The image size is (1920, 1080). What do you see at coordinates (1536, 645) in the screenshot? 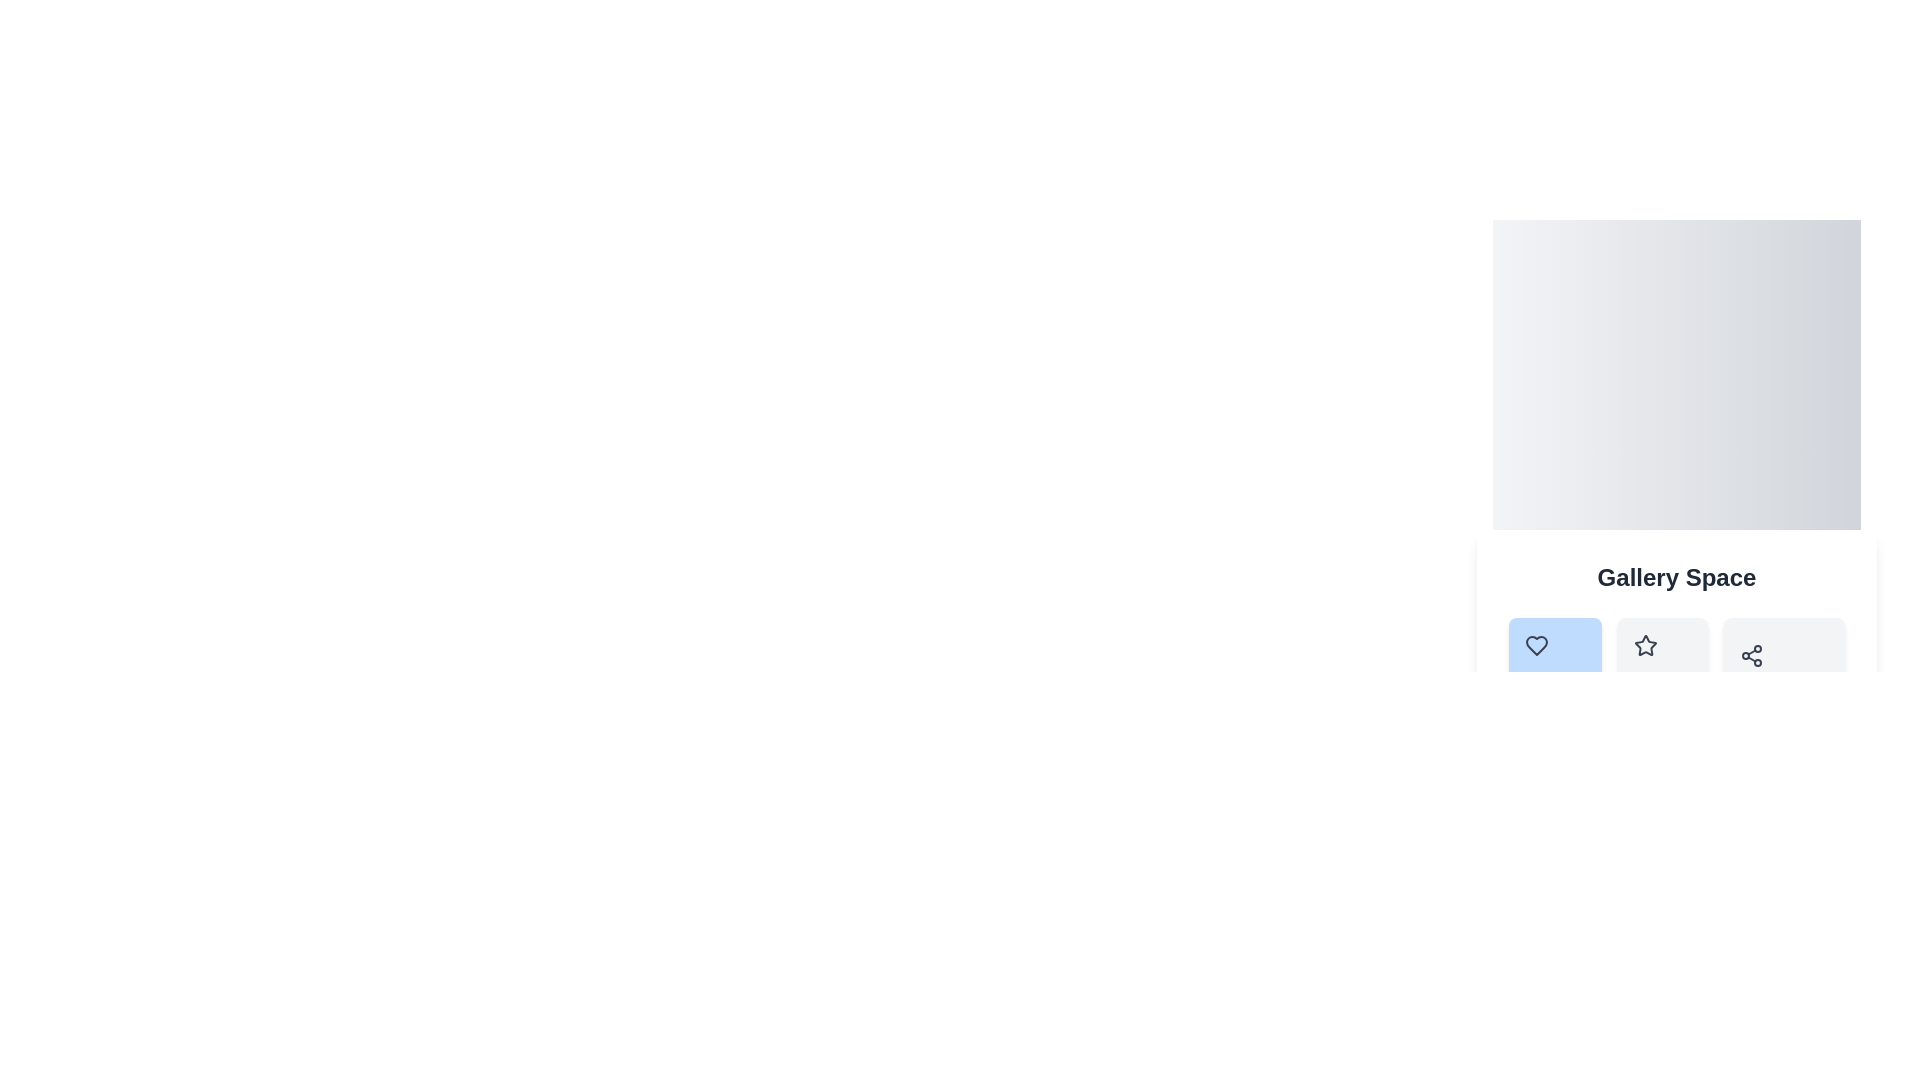
I see `the heart-shaped icon button located in the first slot of the icon row below the 'Gallery Space' label` at bounding box center [1536, 645].